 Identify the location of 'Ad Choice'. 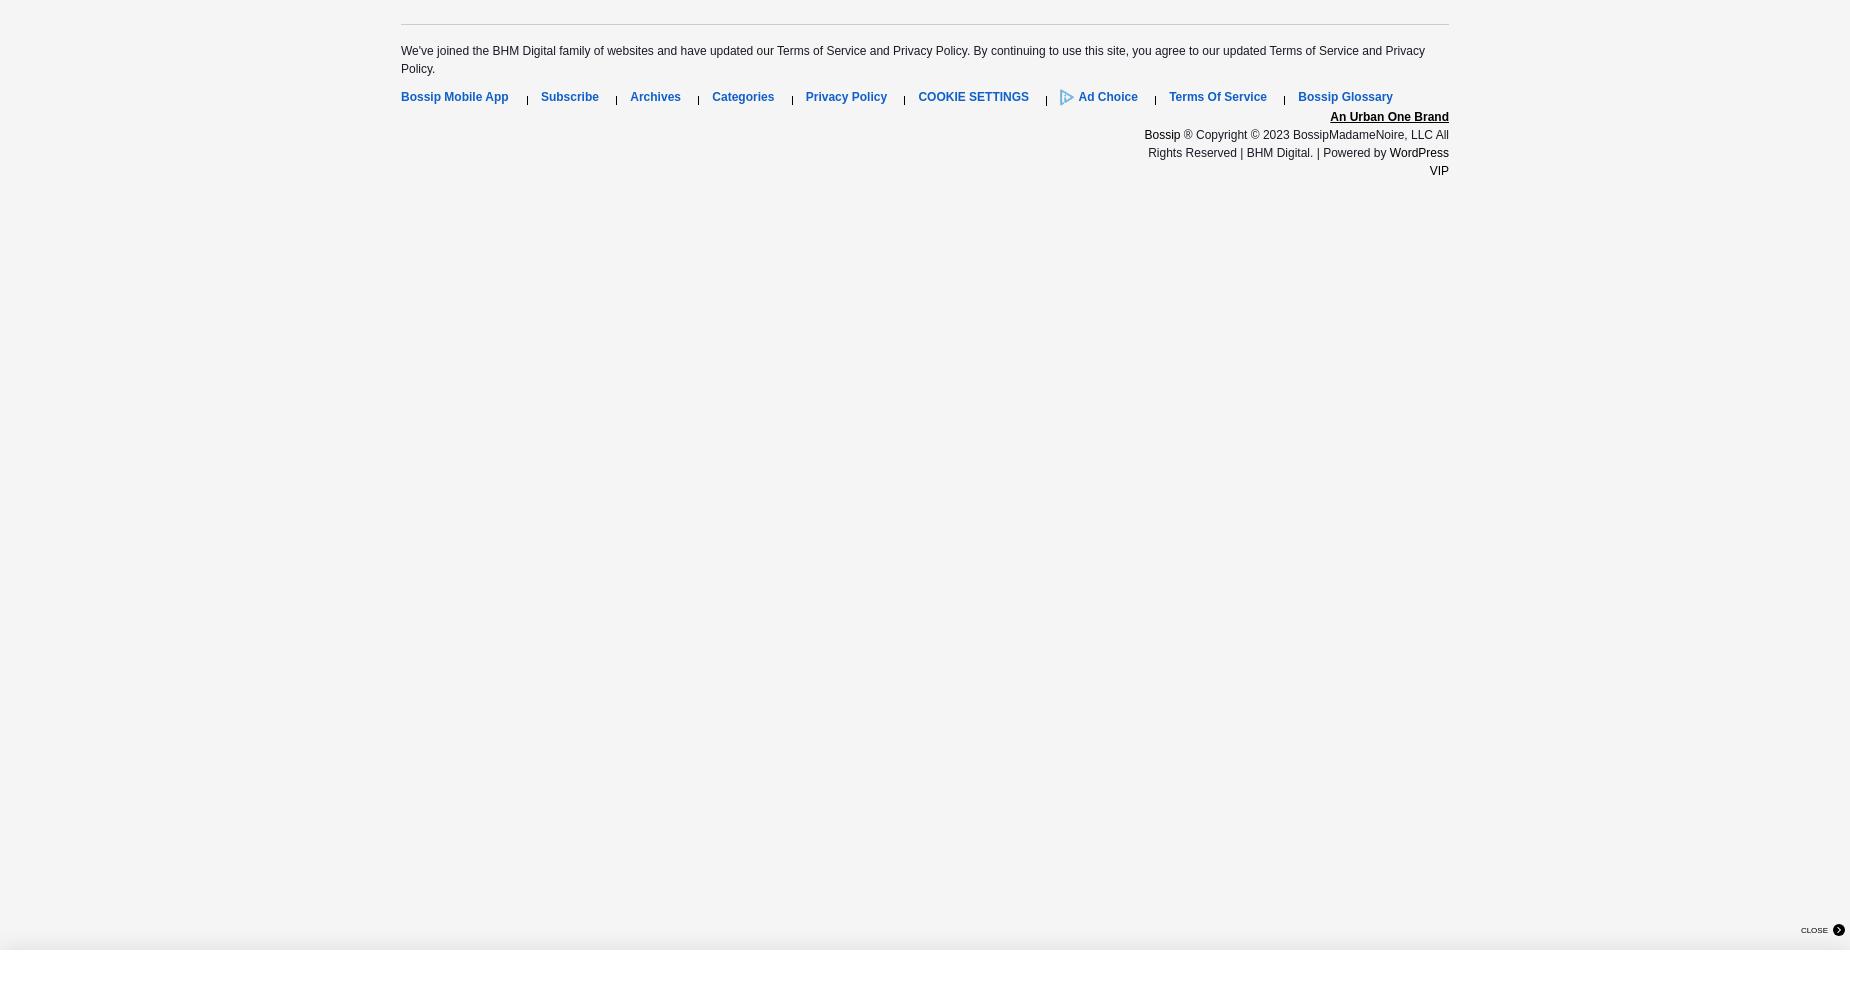
(1106, 96).